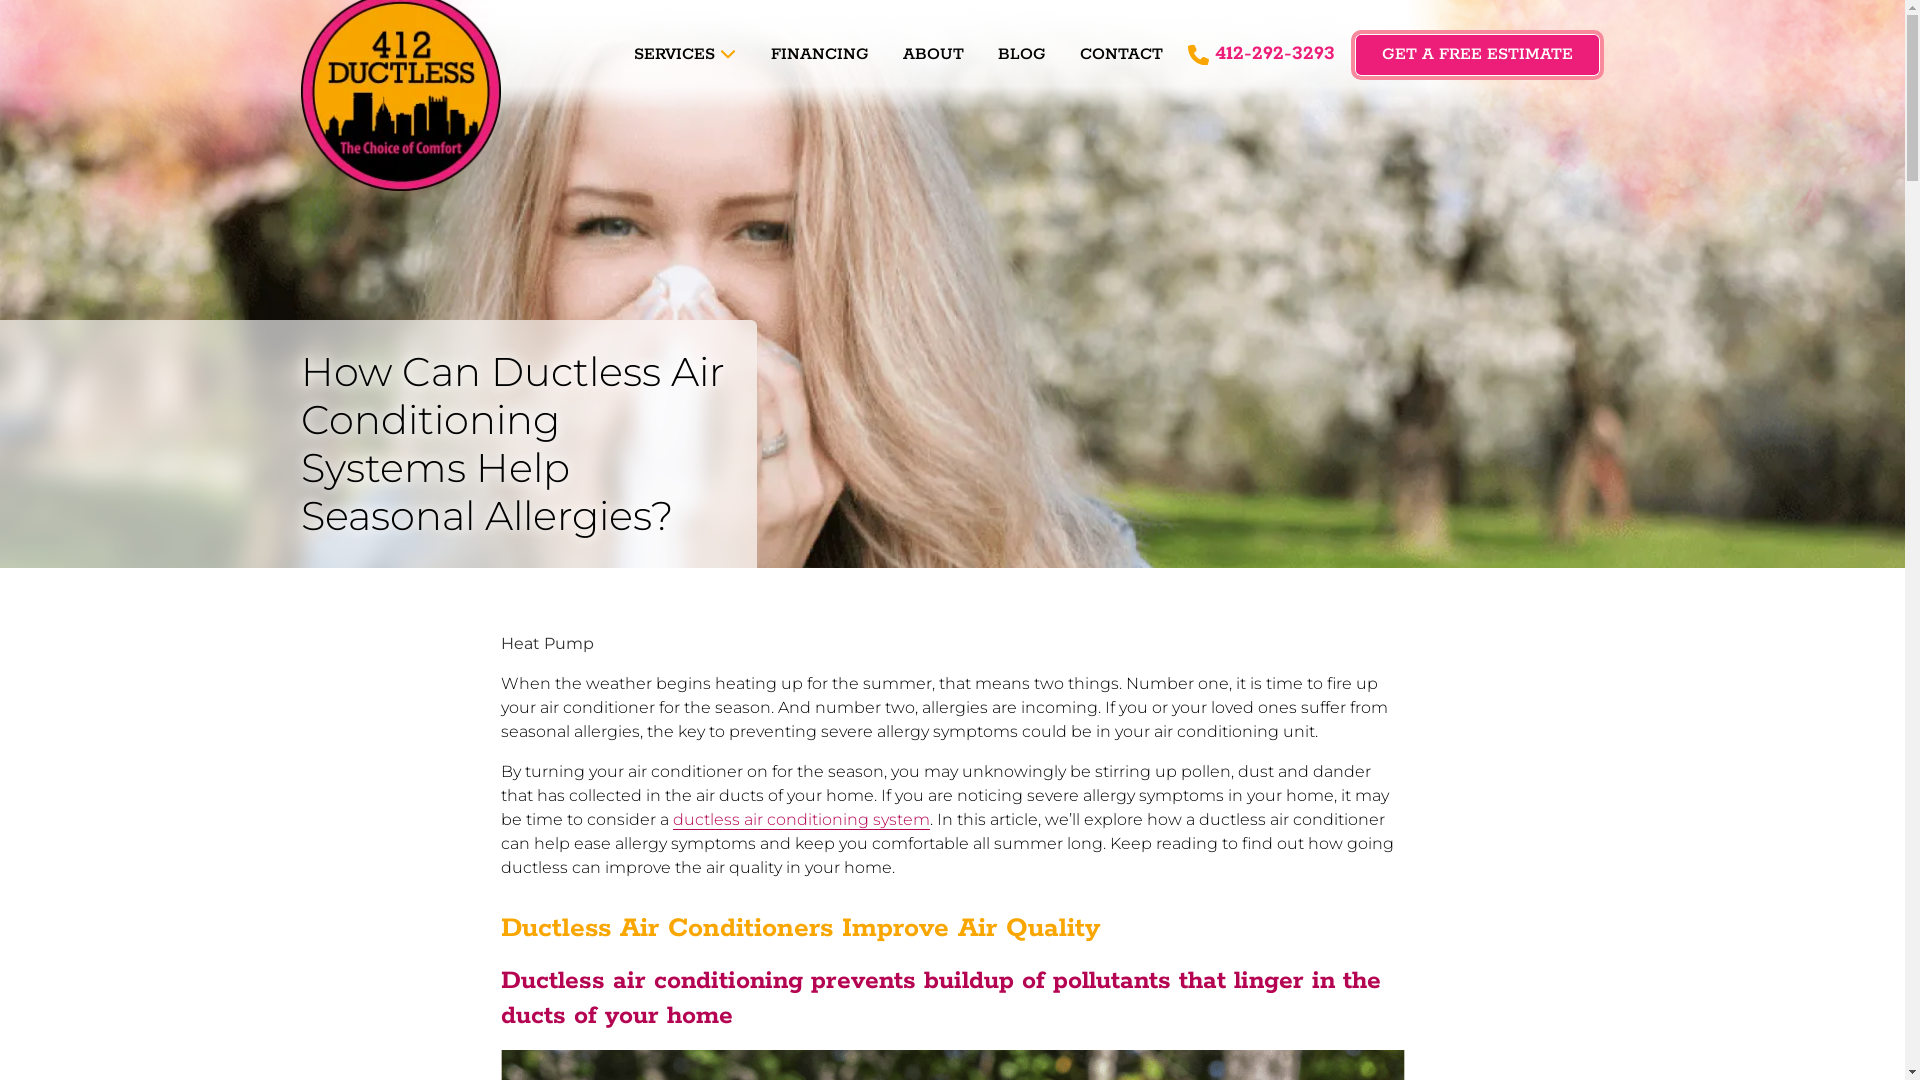 The width and height of the screenshot is (1920, 1080). What do you see at coordinates (800, 820) in the screenshot?
I see `'ductless air conditioning system'` at bounding box center [800, 820].